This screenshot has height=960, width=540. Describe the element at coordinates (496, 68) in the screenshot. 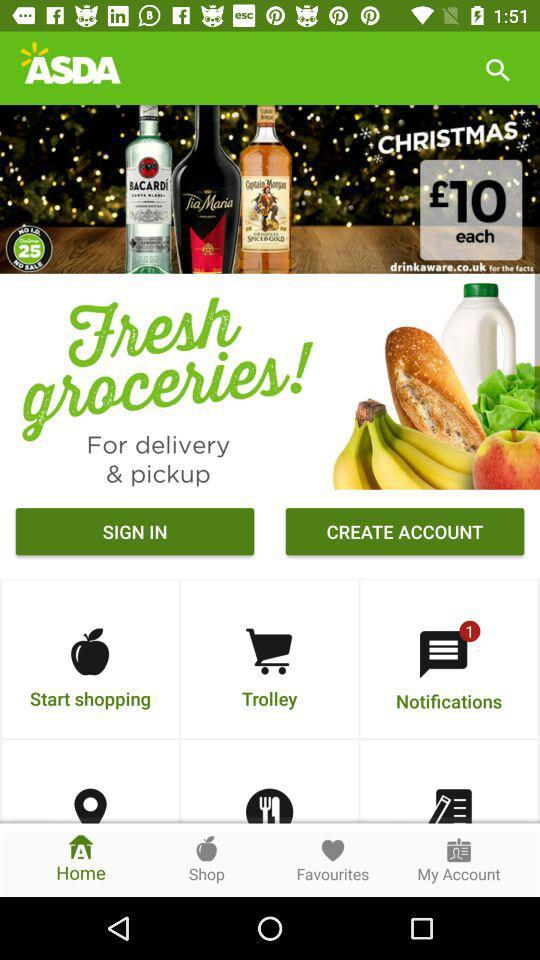

I see `the search button` at that location.